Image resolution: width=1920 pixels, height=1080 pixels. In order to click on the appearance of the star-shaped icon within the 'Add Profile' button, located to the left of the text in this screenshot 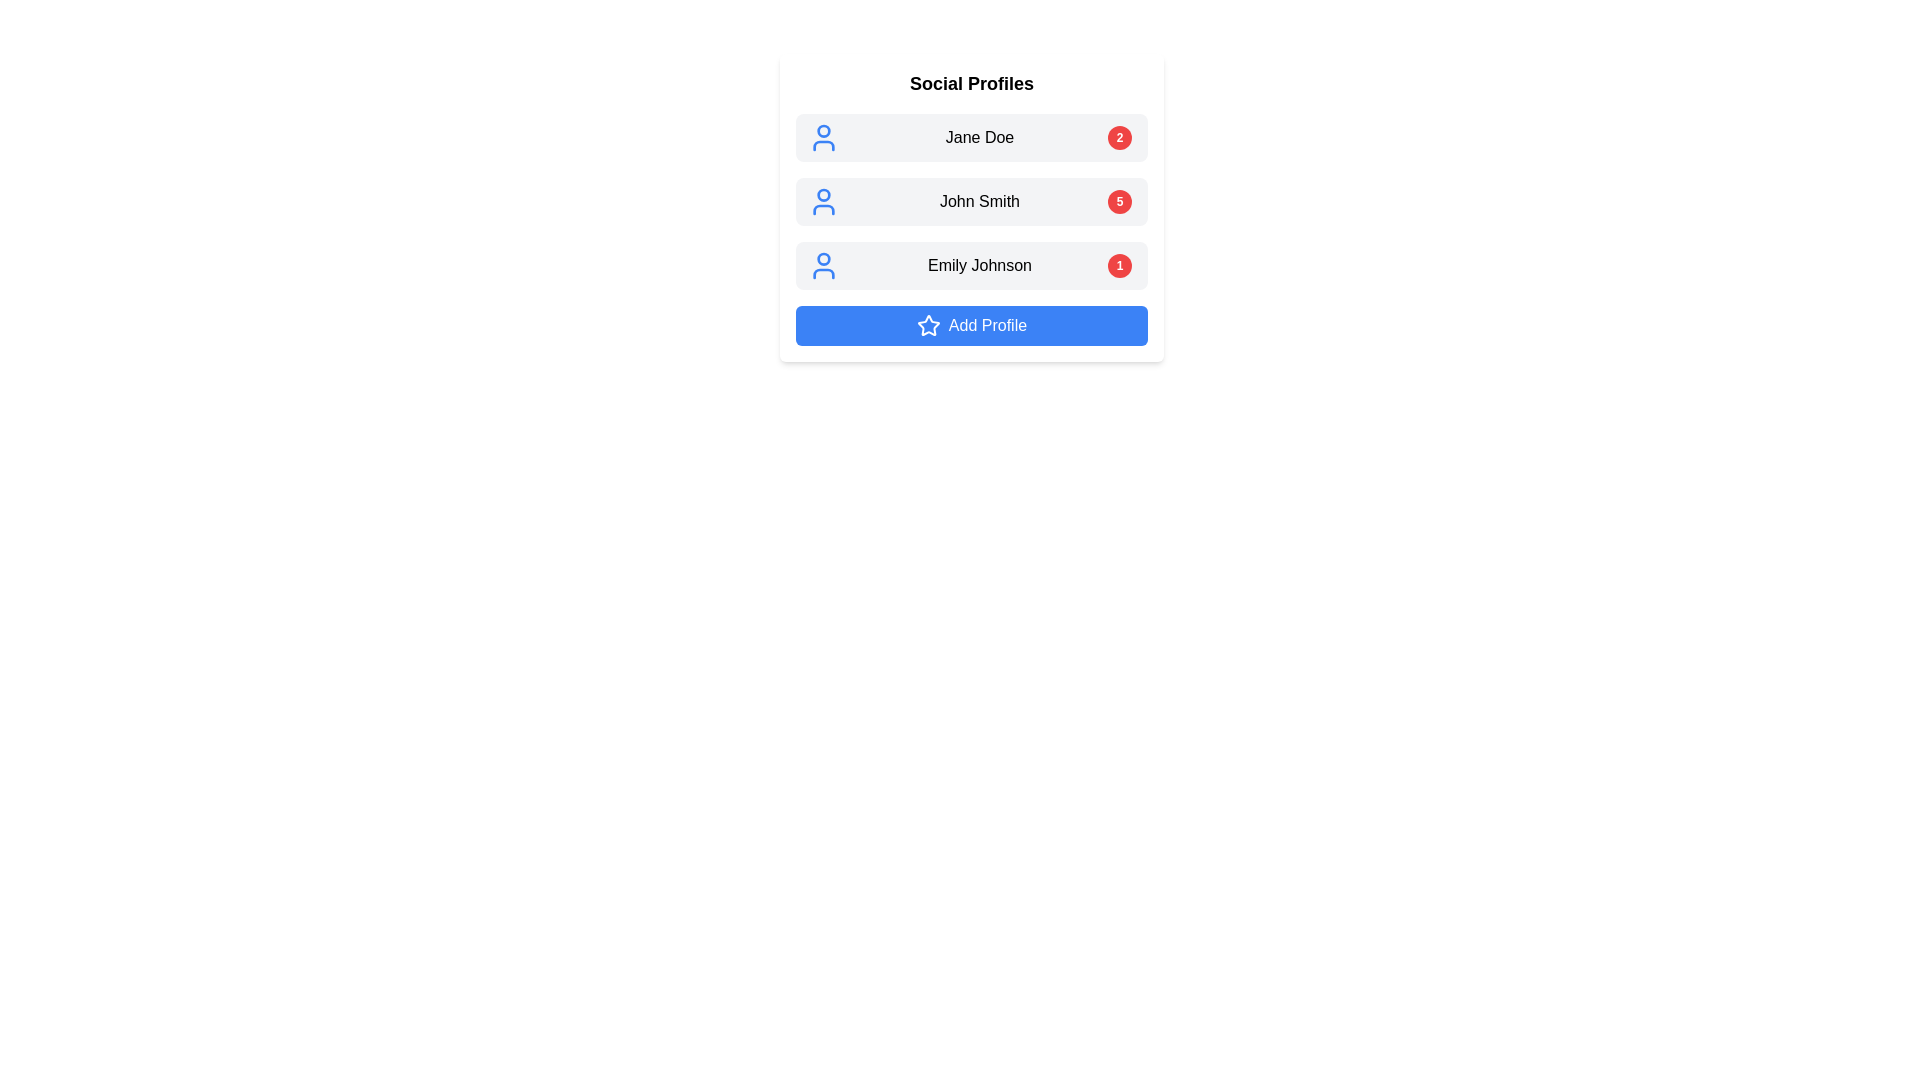, I will do `click(927, 325)`.